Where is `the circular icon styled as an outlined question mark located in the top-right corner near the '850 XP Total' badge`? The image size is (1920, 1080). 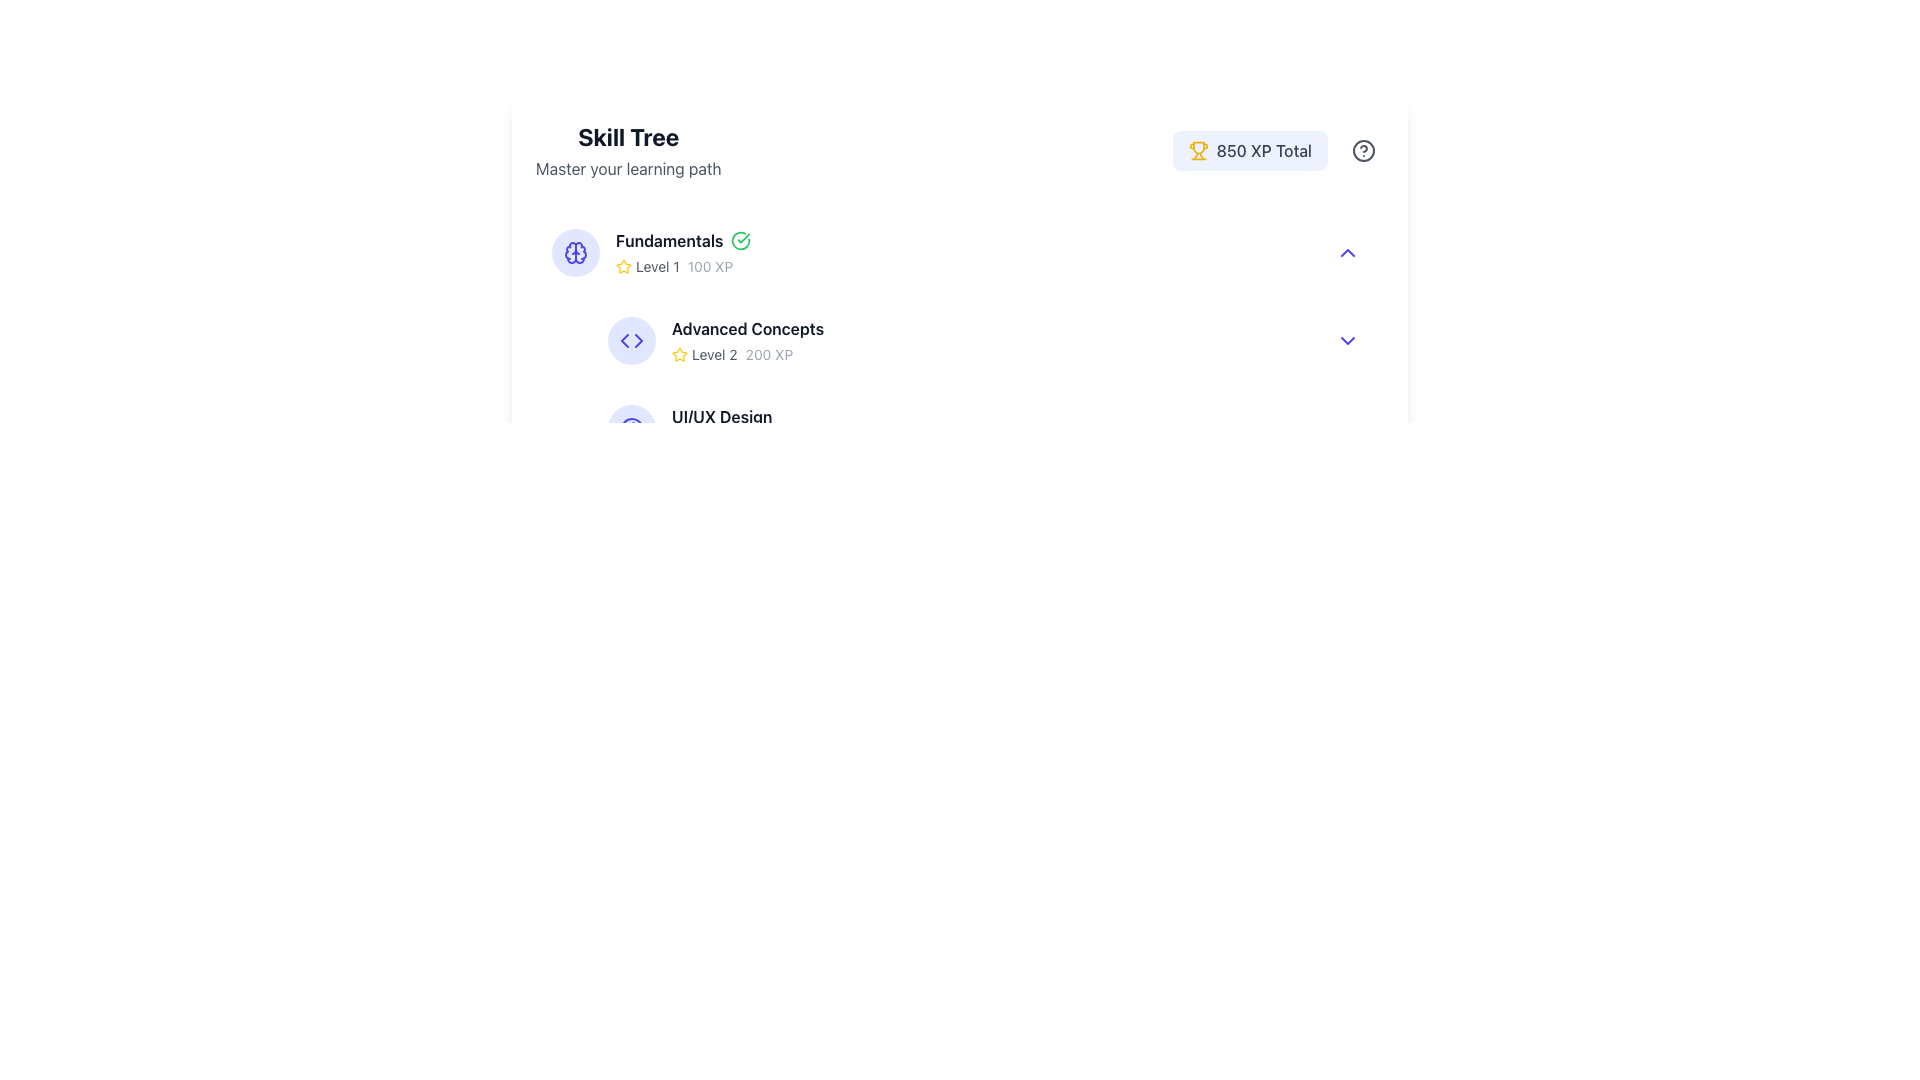
the circular icon styled as an outlined question mark located in the top-right corner near the '850 XP Total' badge is located at coordinates (1362, 149).